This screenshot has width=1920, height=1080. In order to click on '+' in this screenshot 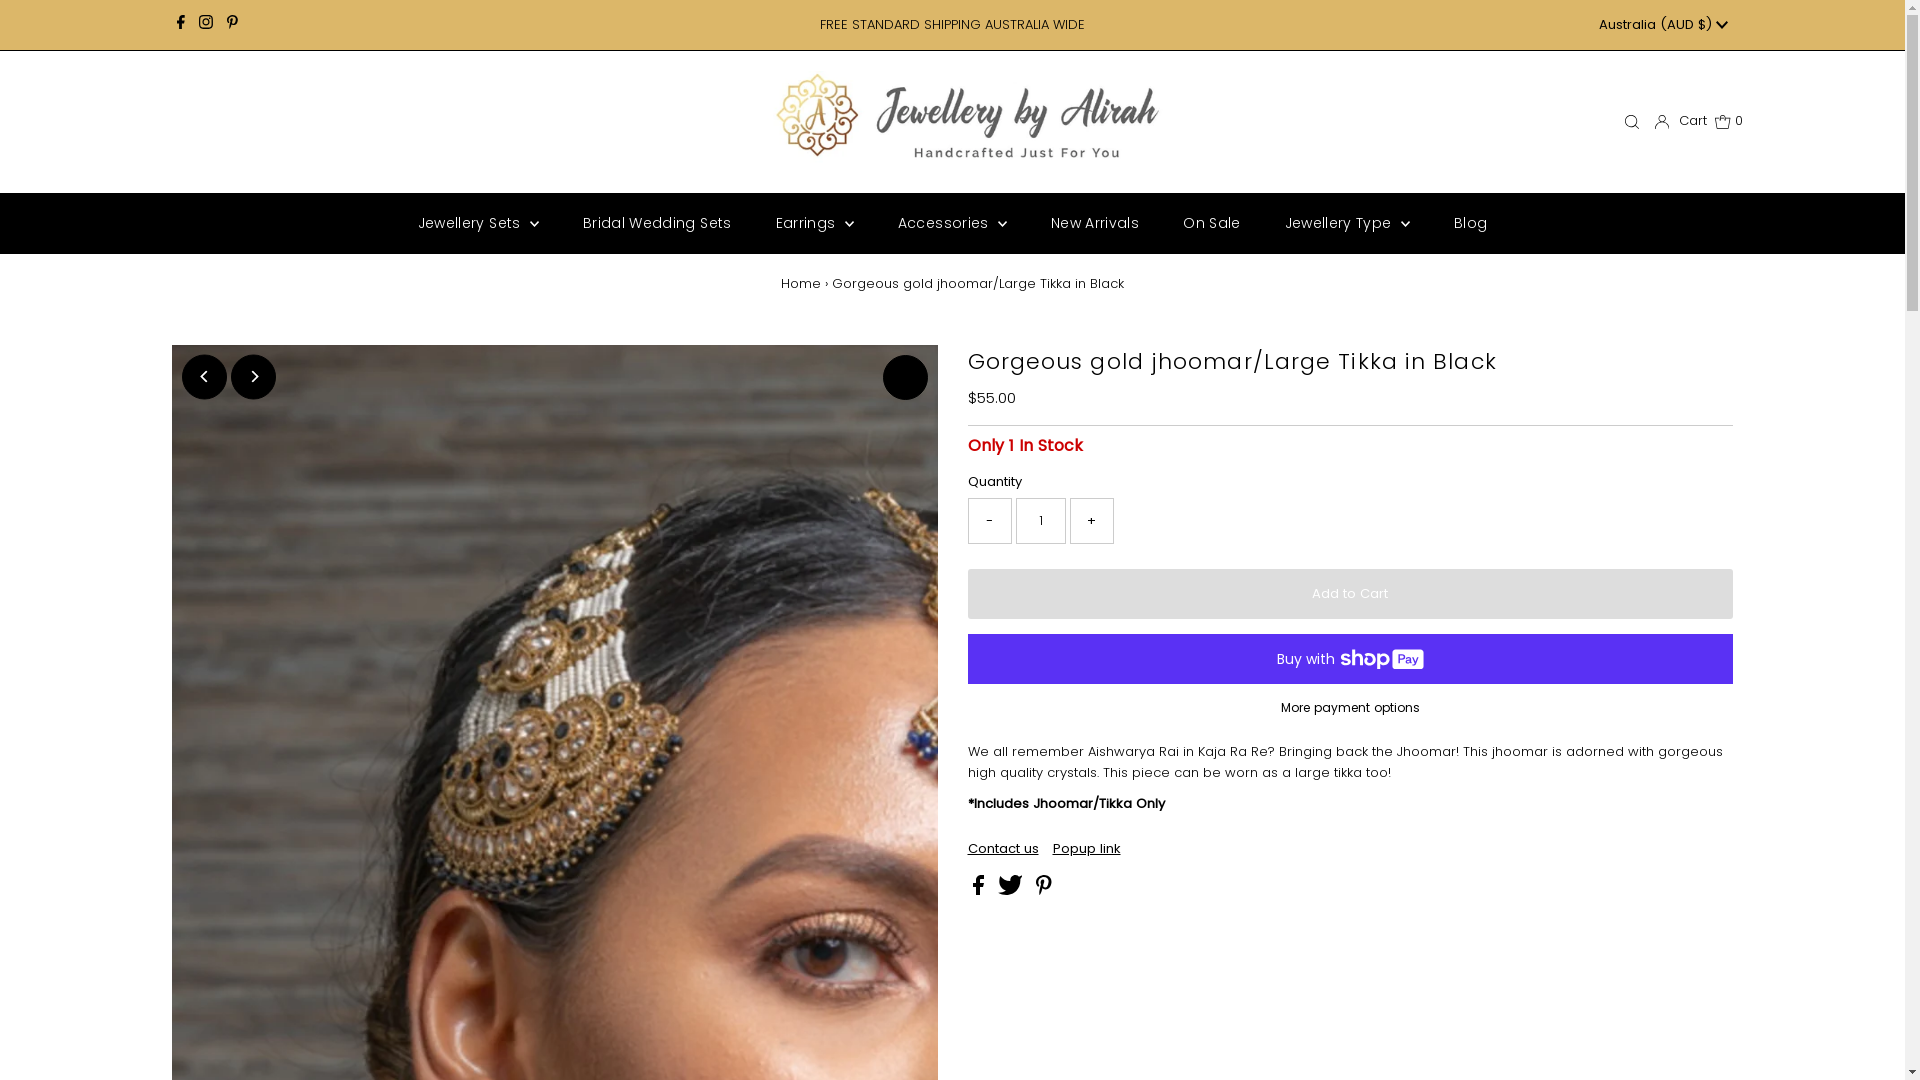, I will do `click(1090, 519)`.